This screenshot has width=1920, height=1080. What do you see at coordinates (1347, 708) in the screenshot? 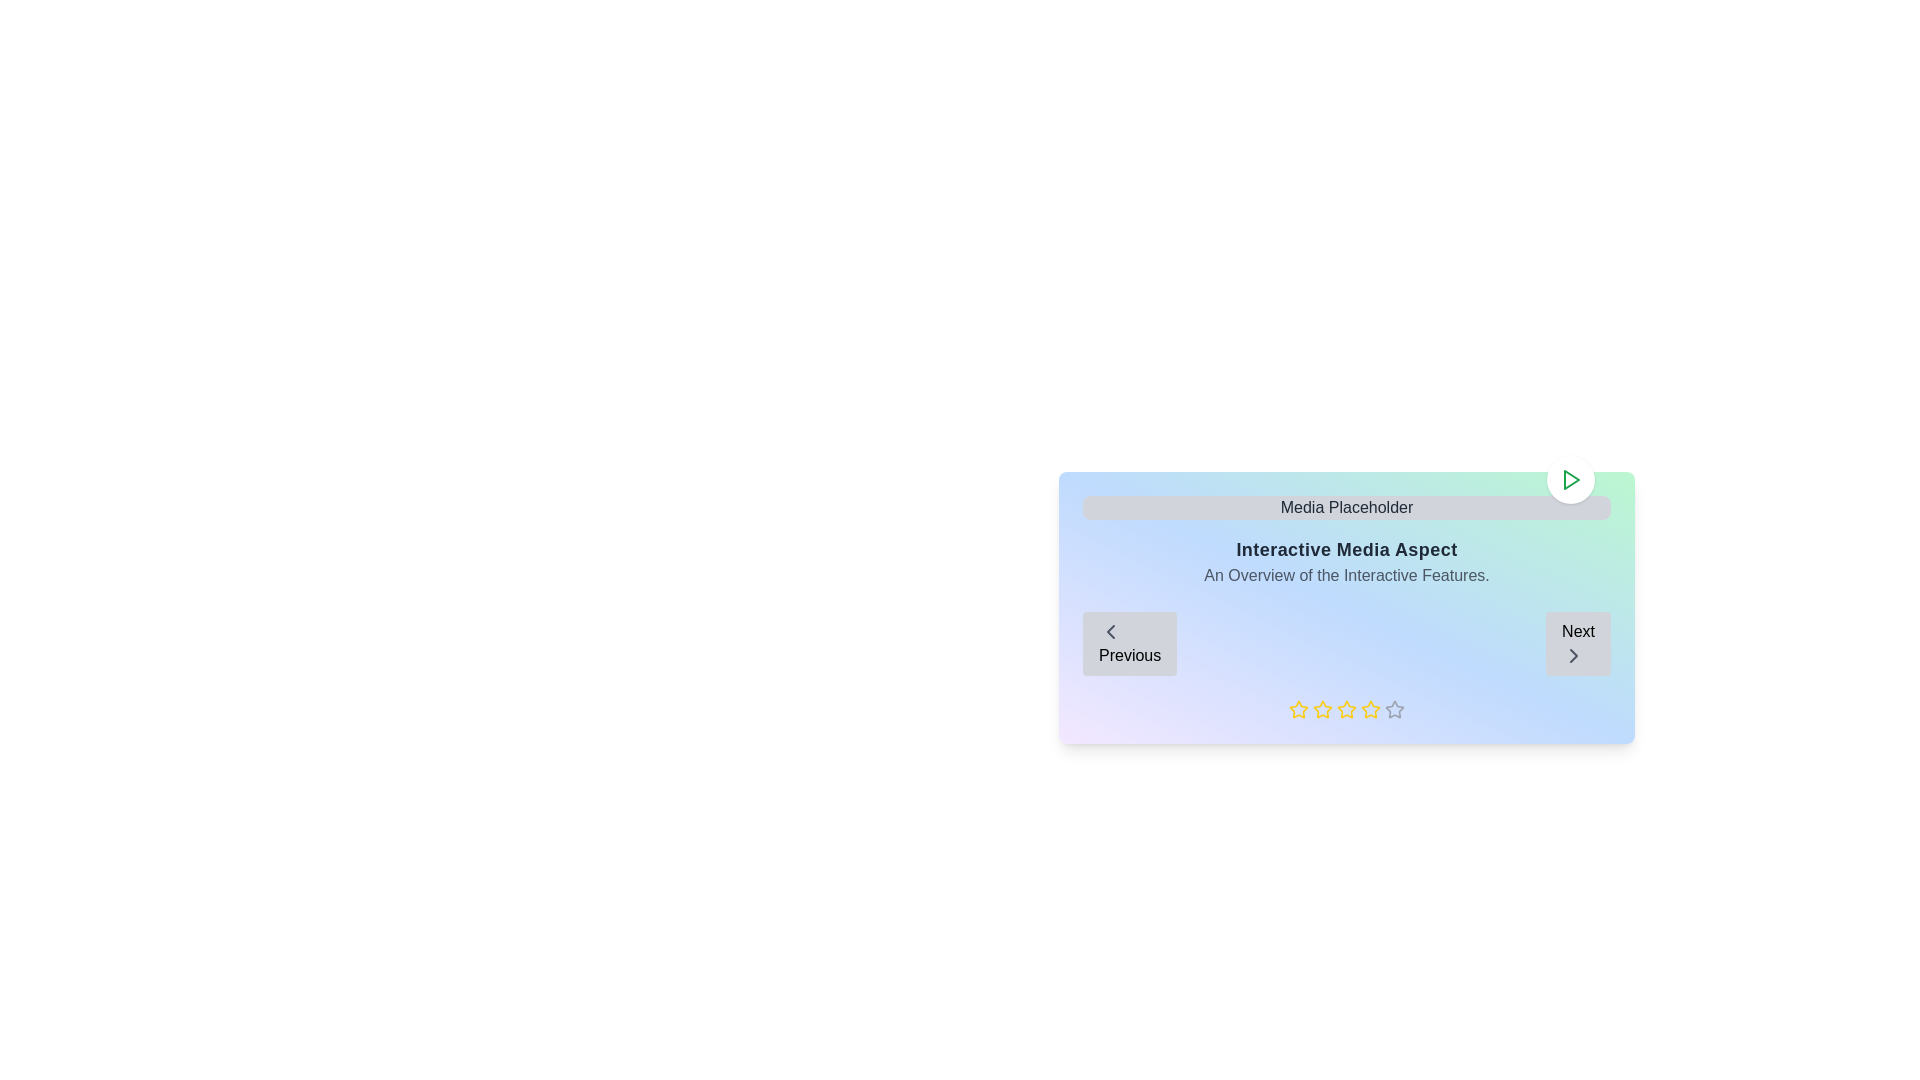
I see `the third star icon in the row of five stars to indicate a 3-star rating out of 5` at bounding box center [1347, 708].